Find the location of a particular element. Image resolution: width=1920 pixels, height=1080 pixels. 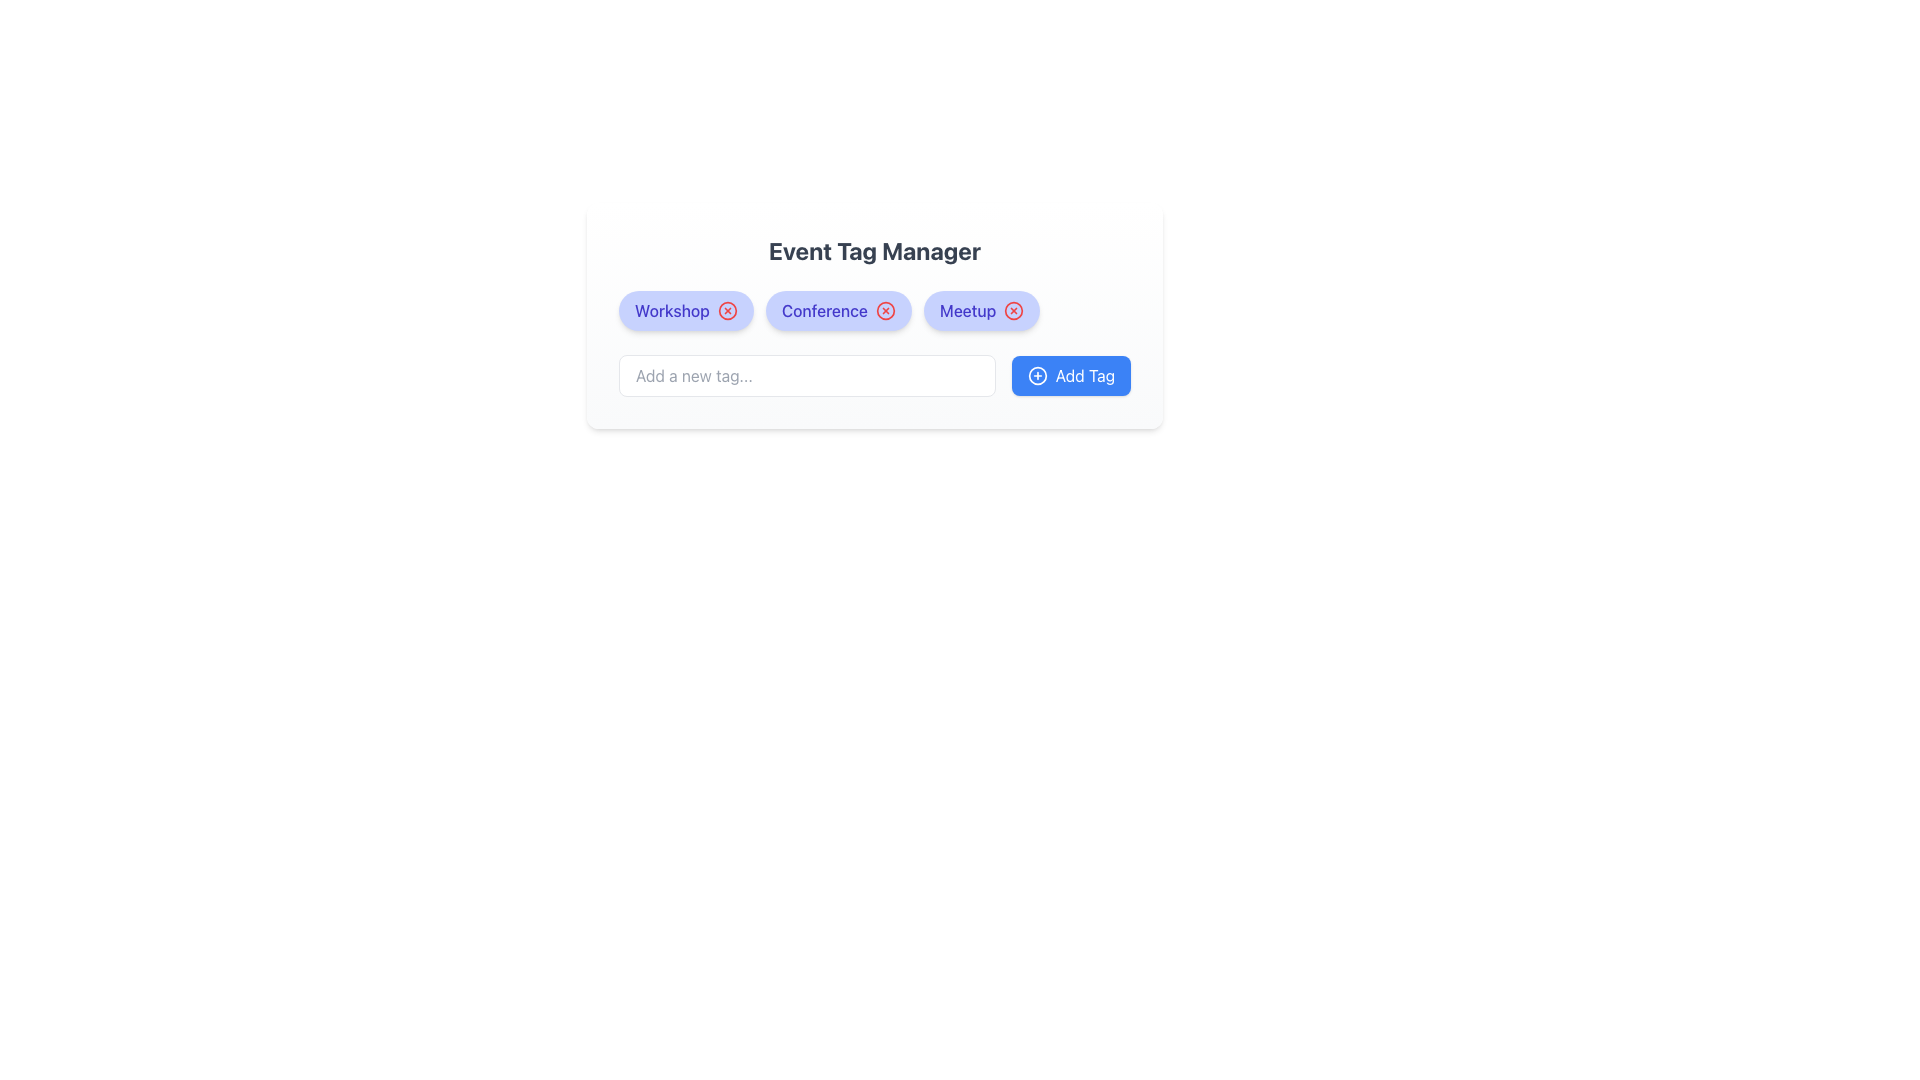

the SVG-based icon depicting a circle with a plus symbol, which is located within the 'Add Tag' button on the far-right side of the interface is located at coordinates (1037, 375).